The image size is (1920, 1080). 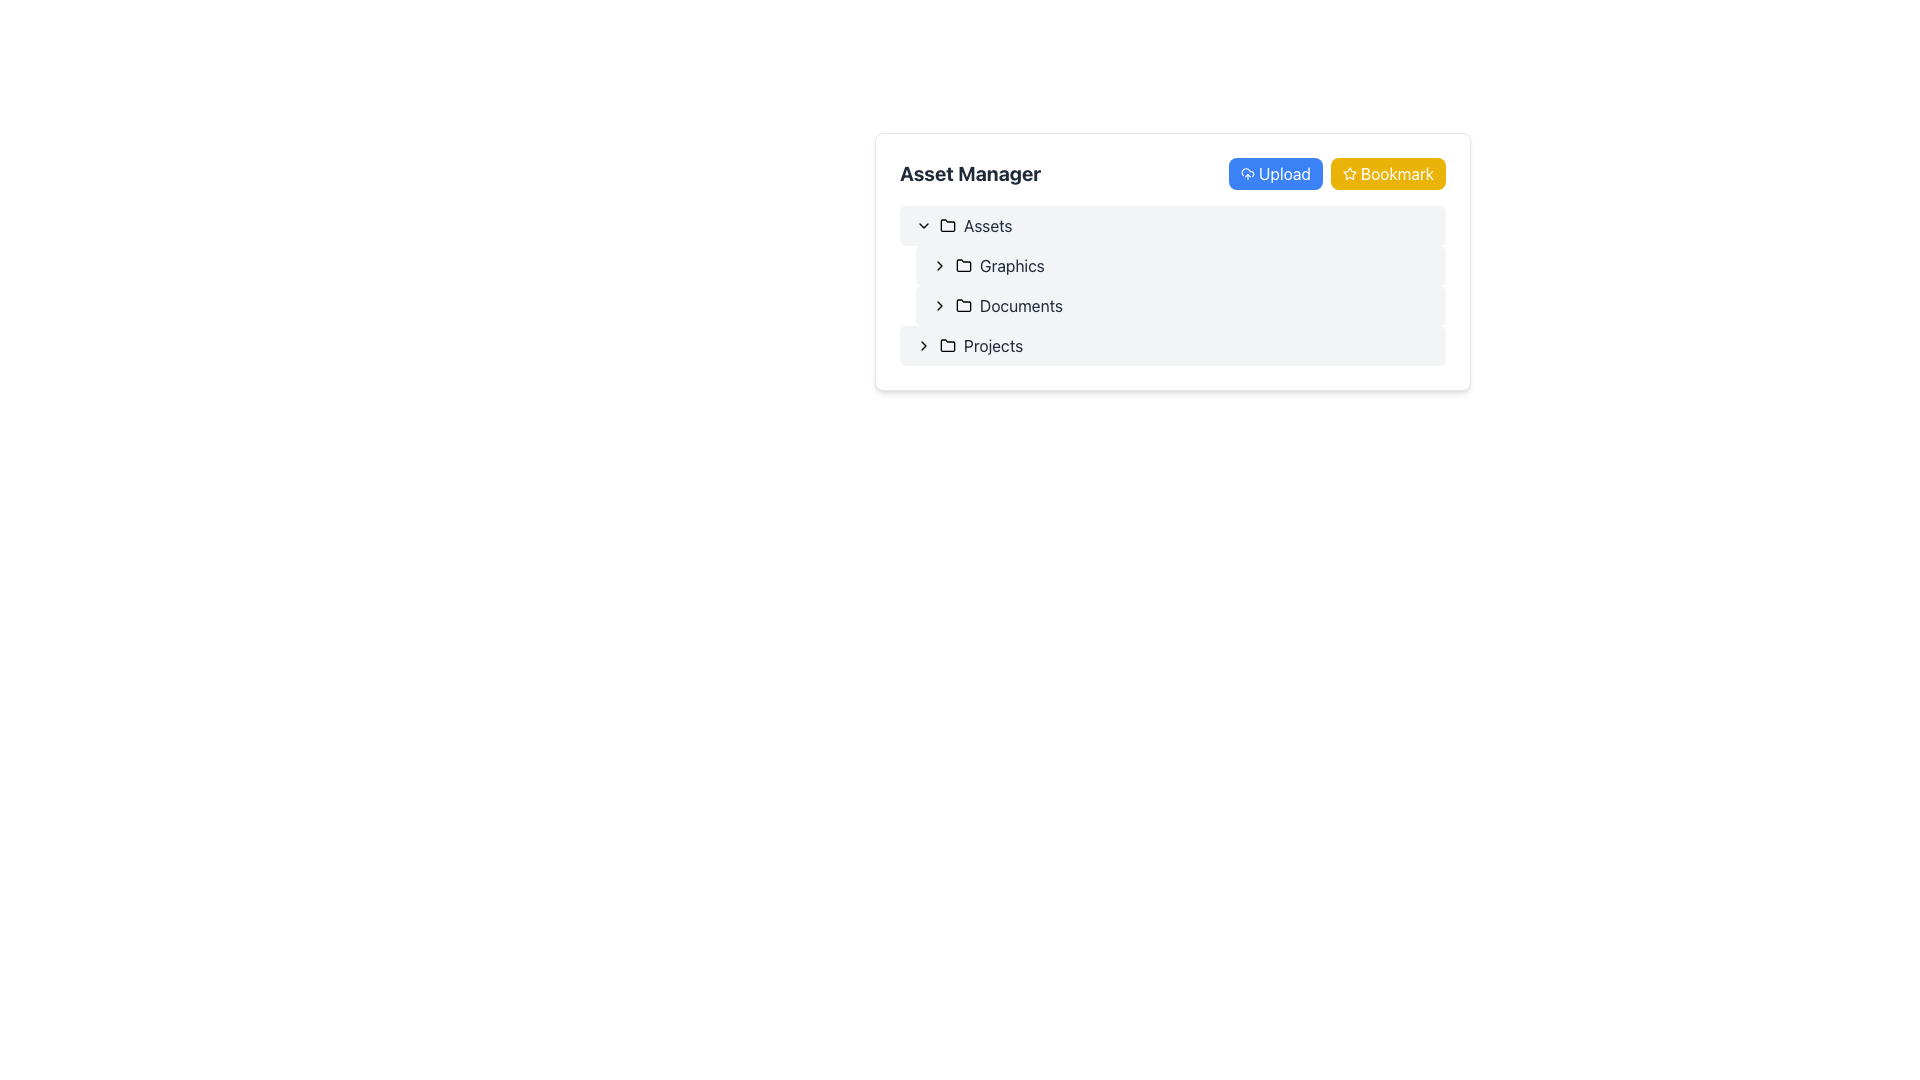 What do you see at coordinates (1247, 172) in the screenshot?
I see `the upload icon, which resembles a cloud with an upward arrow, located within the 'Upload' button next to the label 'Upload' in the top-right corner of the 'Asset Manager' section` at bounding box center [1247, 172].